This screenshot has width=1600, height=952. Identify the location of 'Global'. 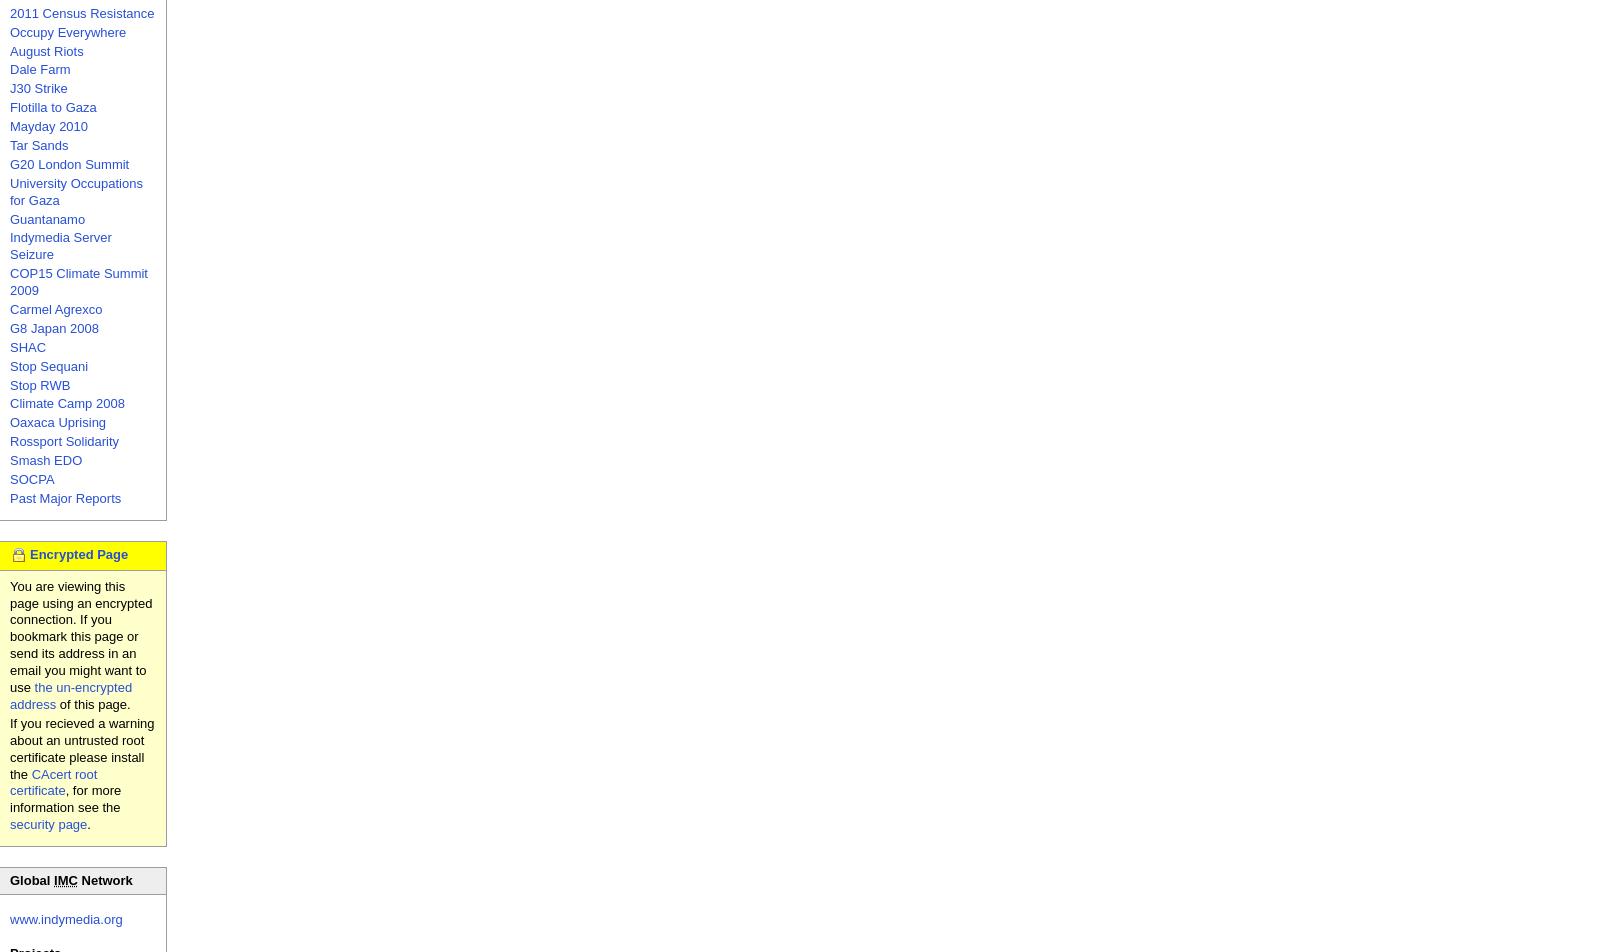
(31, 880).